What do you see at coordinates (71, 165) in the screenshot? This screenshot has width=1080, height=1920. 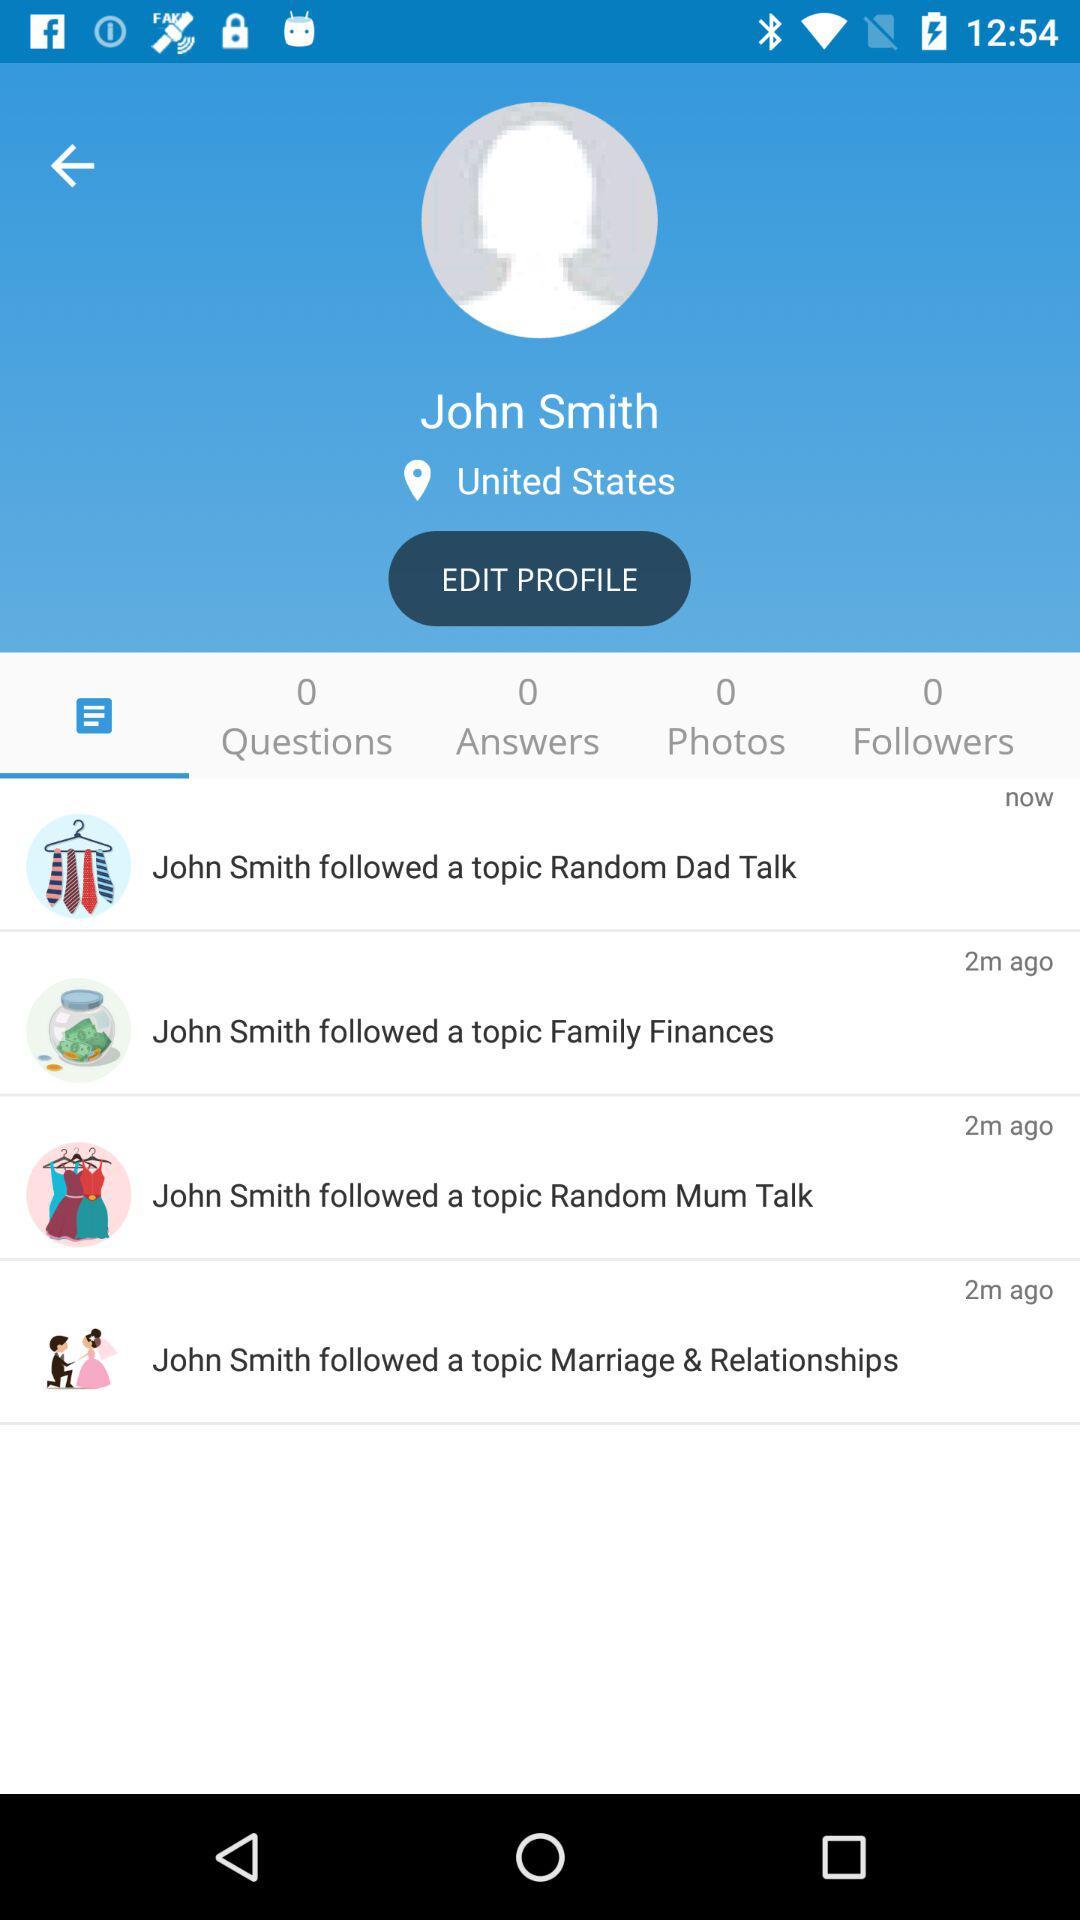 I see `the item at the top left corner` at bounding box center [71, 165].